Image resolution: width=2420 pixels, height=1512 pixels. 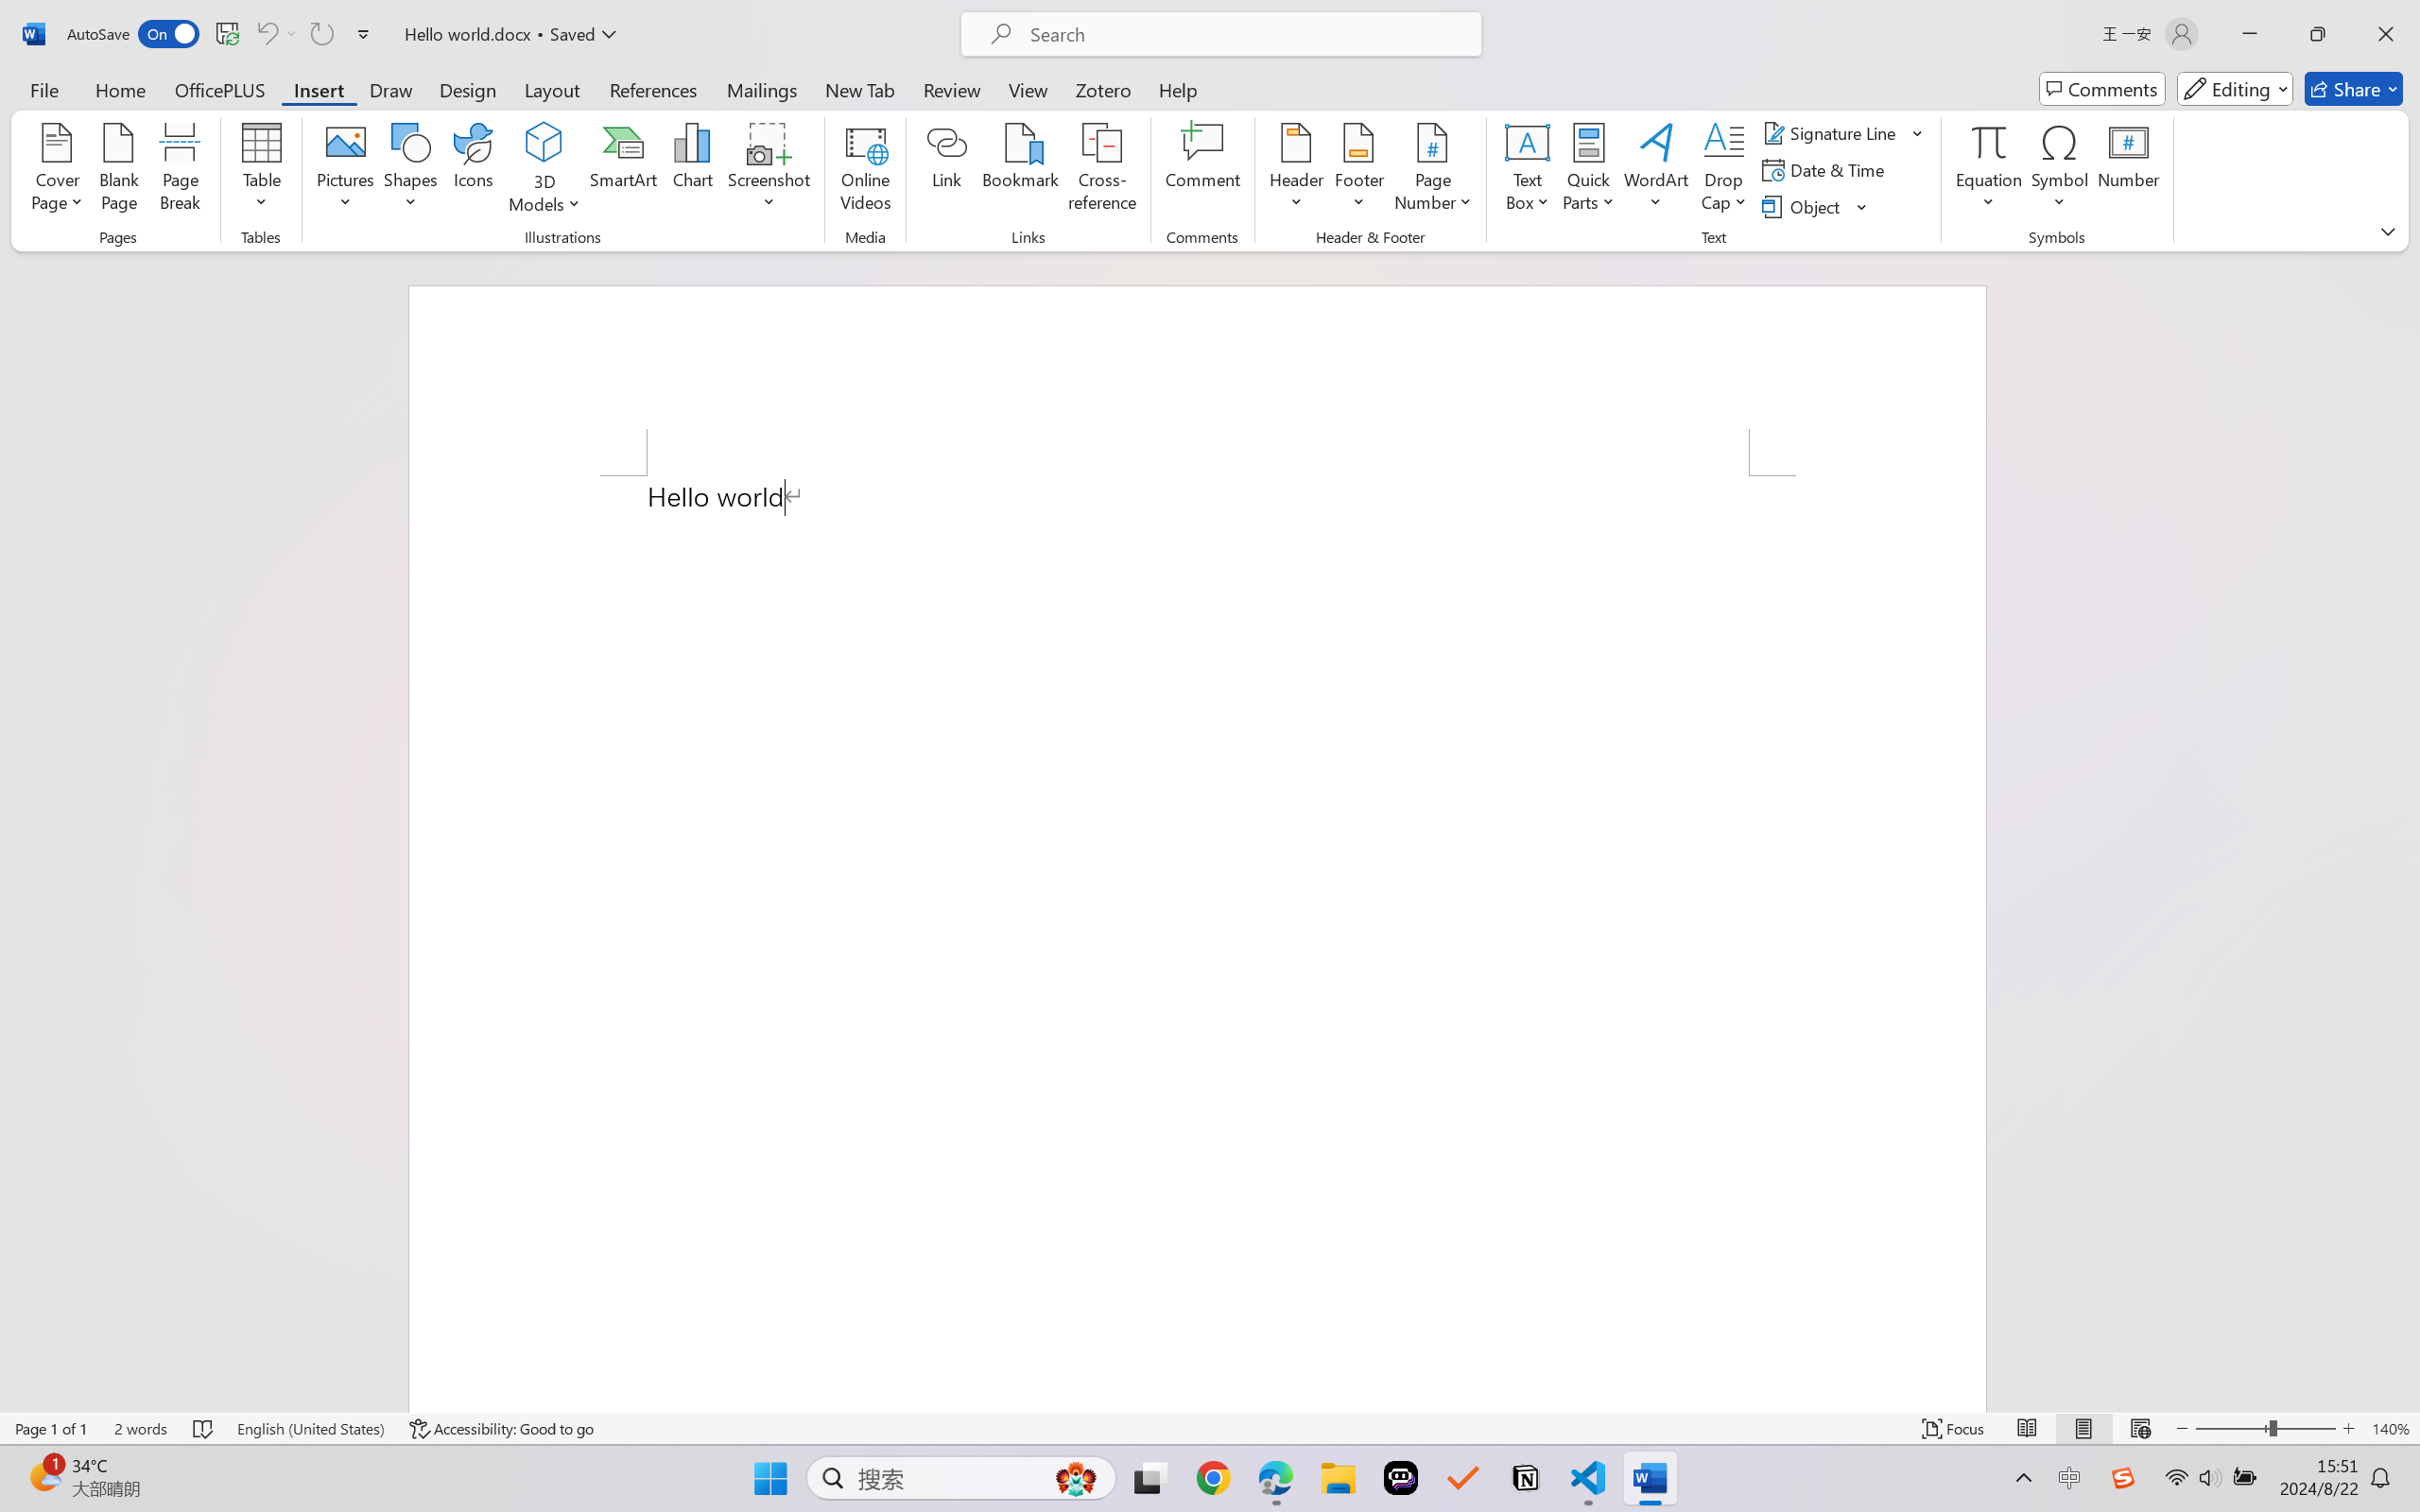 What do you see at coordinates (43, 1476) in the screenshot?
I see `'AutomationID: BadgeAnchorLargeTicker'` at bounding box center [43, 1476].